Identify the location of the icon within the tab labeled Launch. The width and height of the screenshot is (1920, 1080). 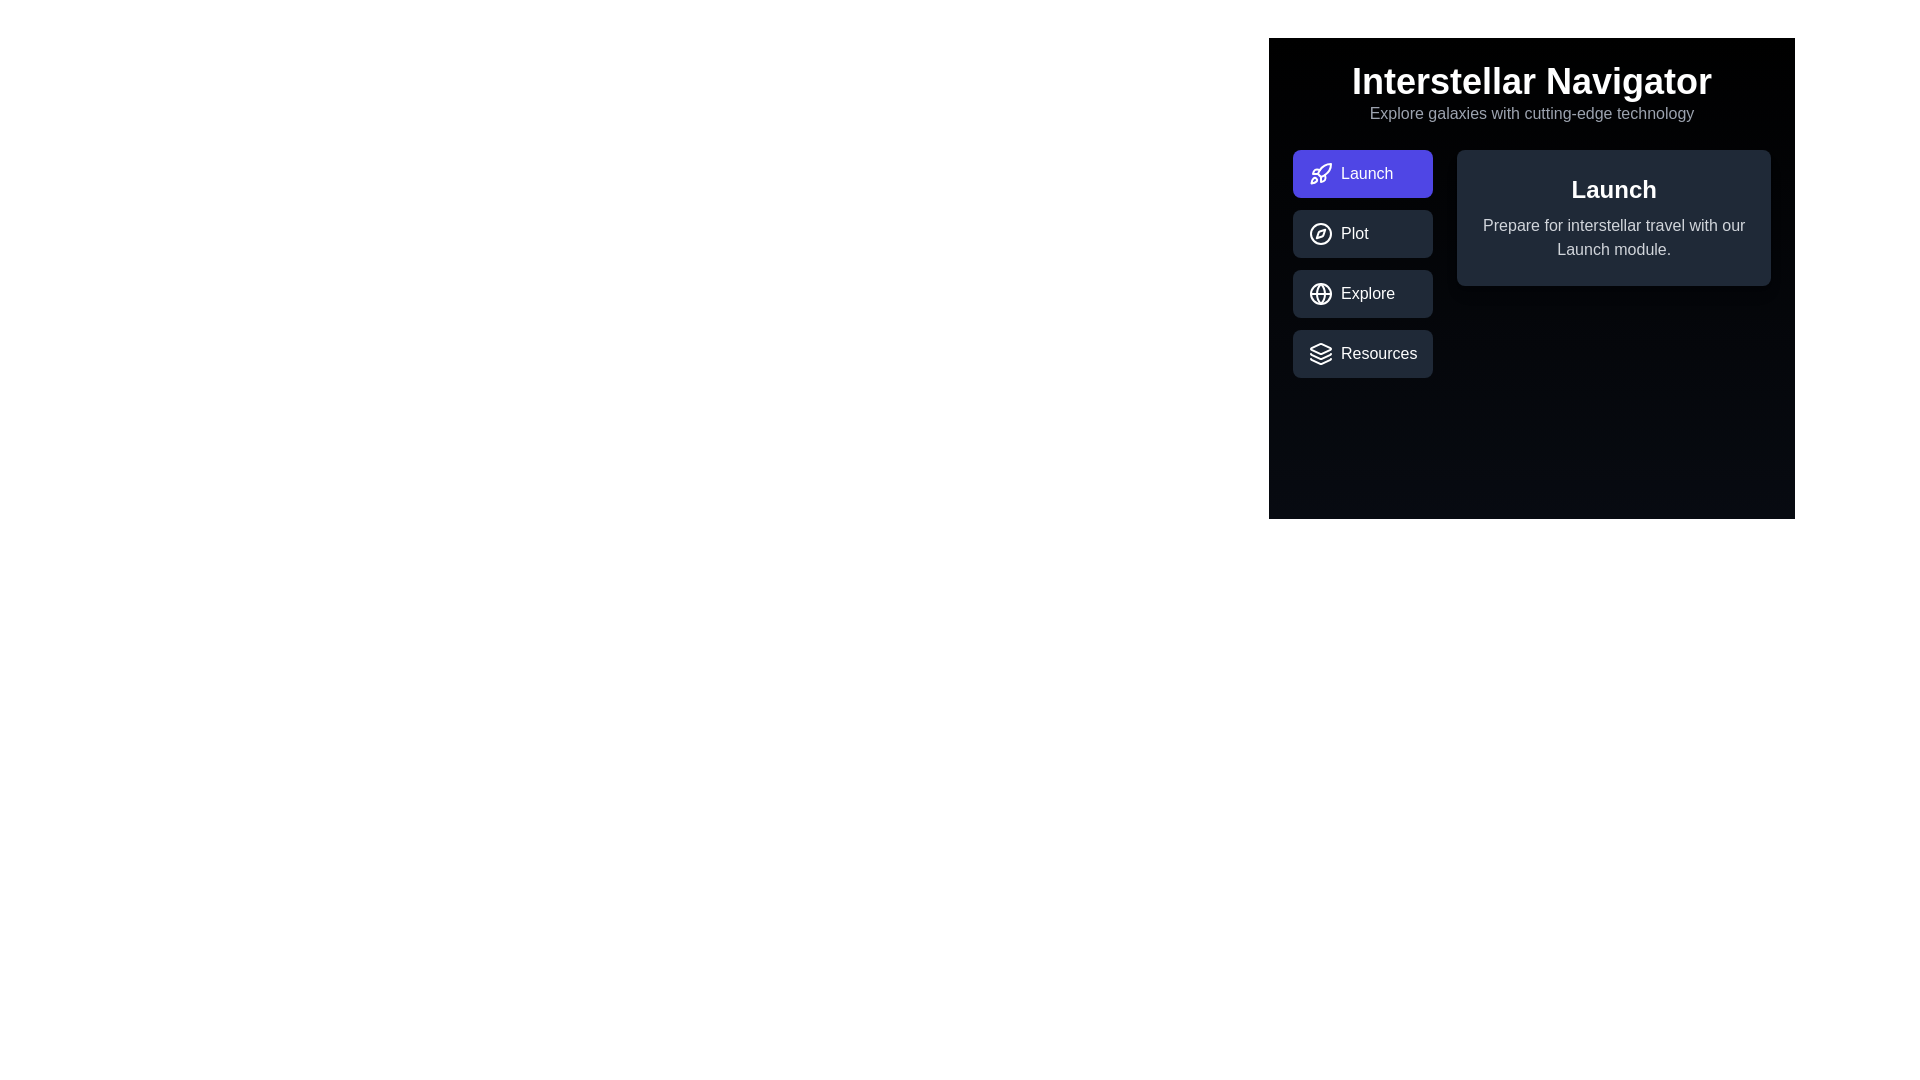
(1320, 172).